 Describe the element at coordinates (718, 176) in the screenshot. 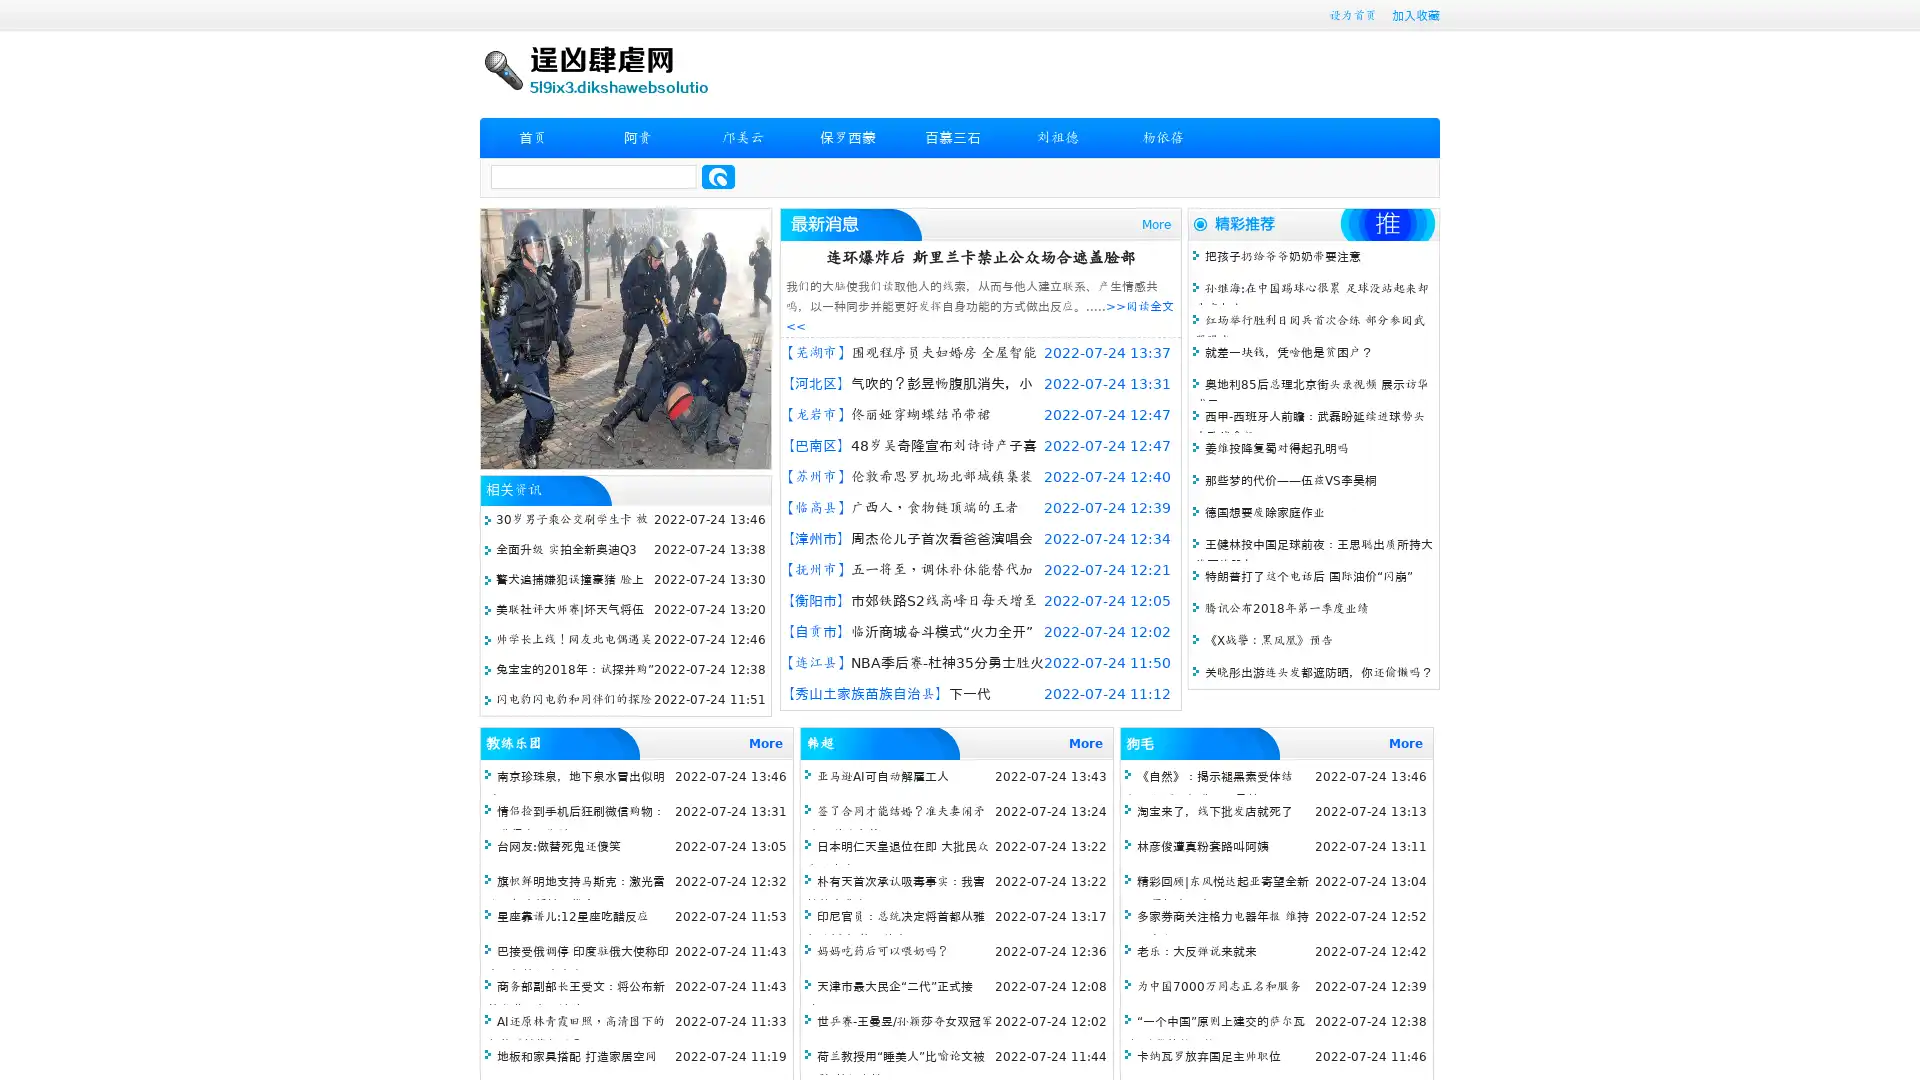

I see `Search` at that location.